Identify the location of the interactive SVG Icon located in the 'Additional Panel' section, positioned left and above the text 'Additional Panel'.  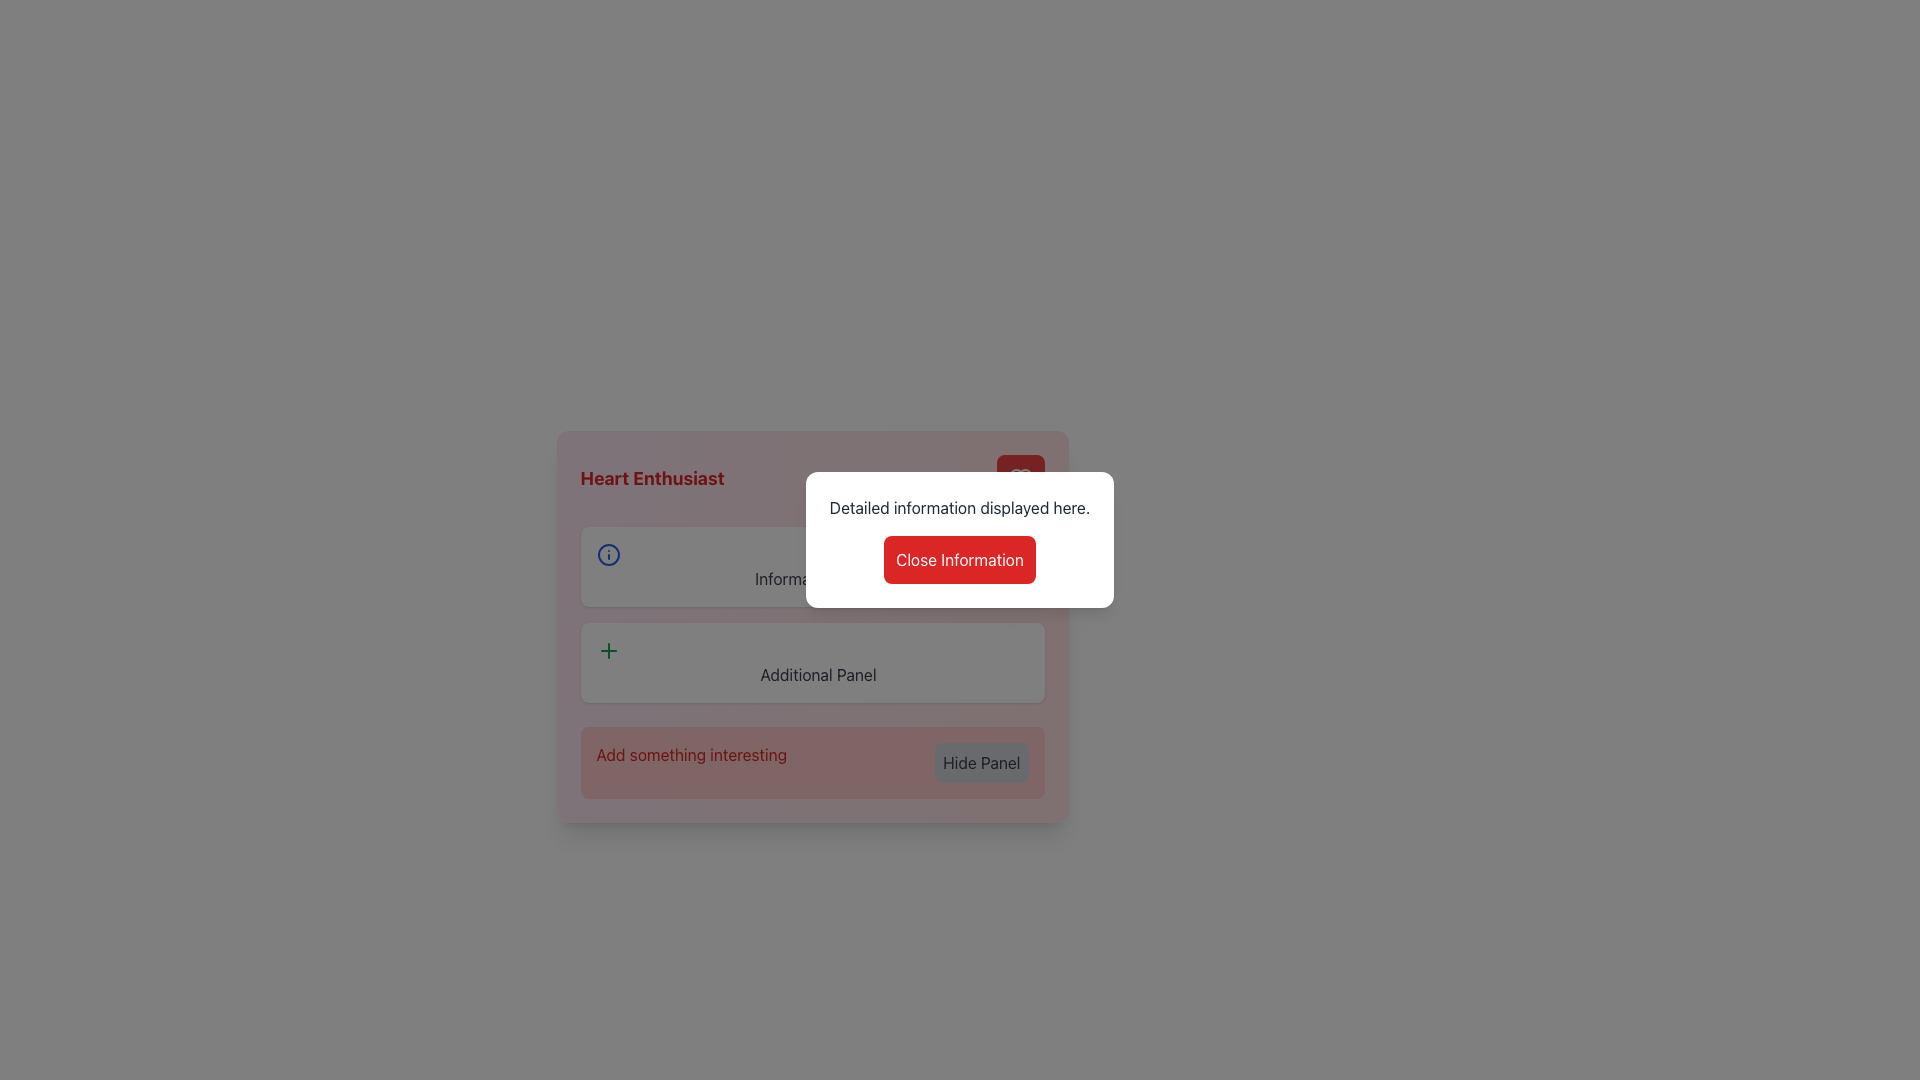
(607, 651).